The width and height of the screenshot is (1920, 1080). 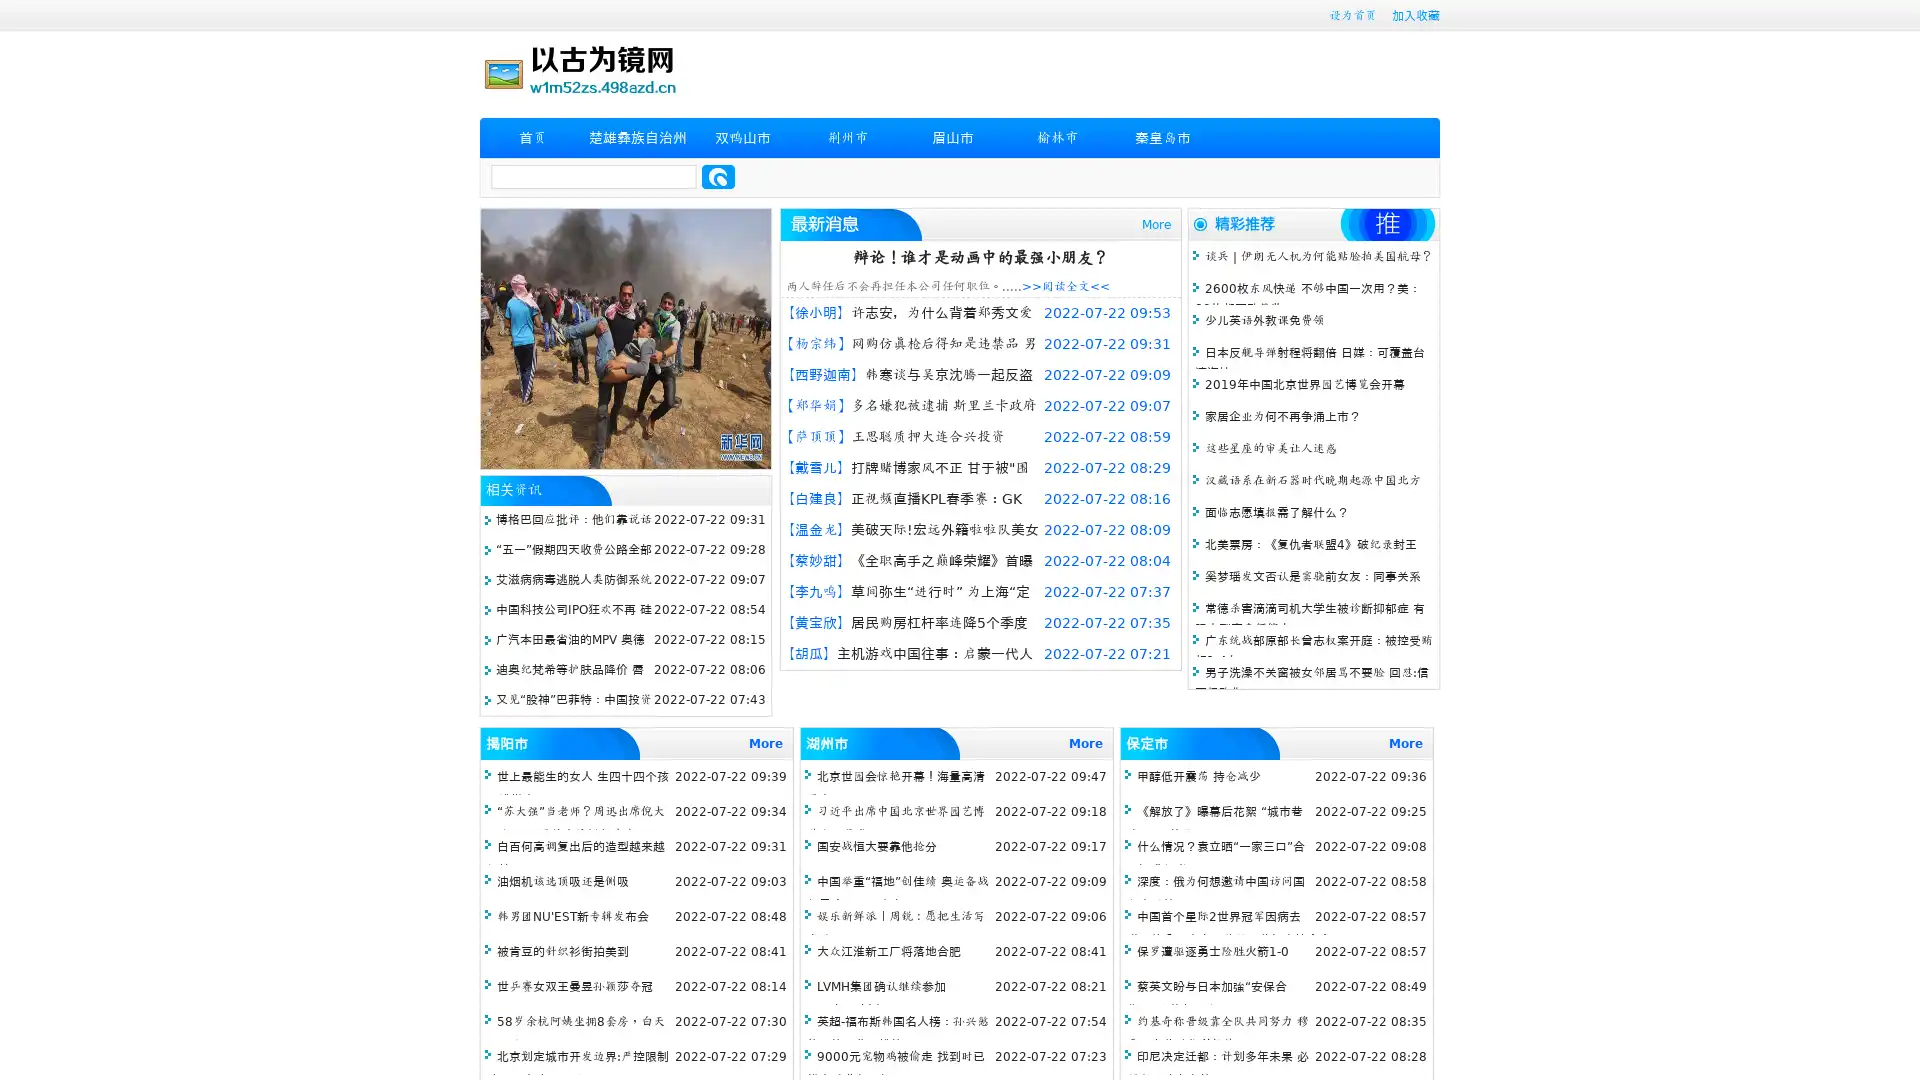 What do you see at coordinates (718, 176) in the screenshot?
I see `Search` at bounding box center [718, 176].